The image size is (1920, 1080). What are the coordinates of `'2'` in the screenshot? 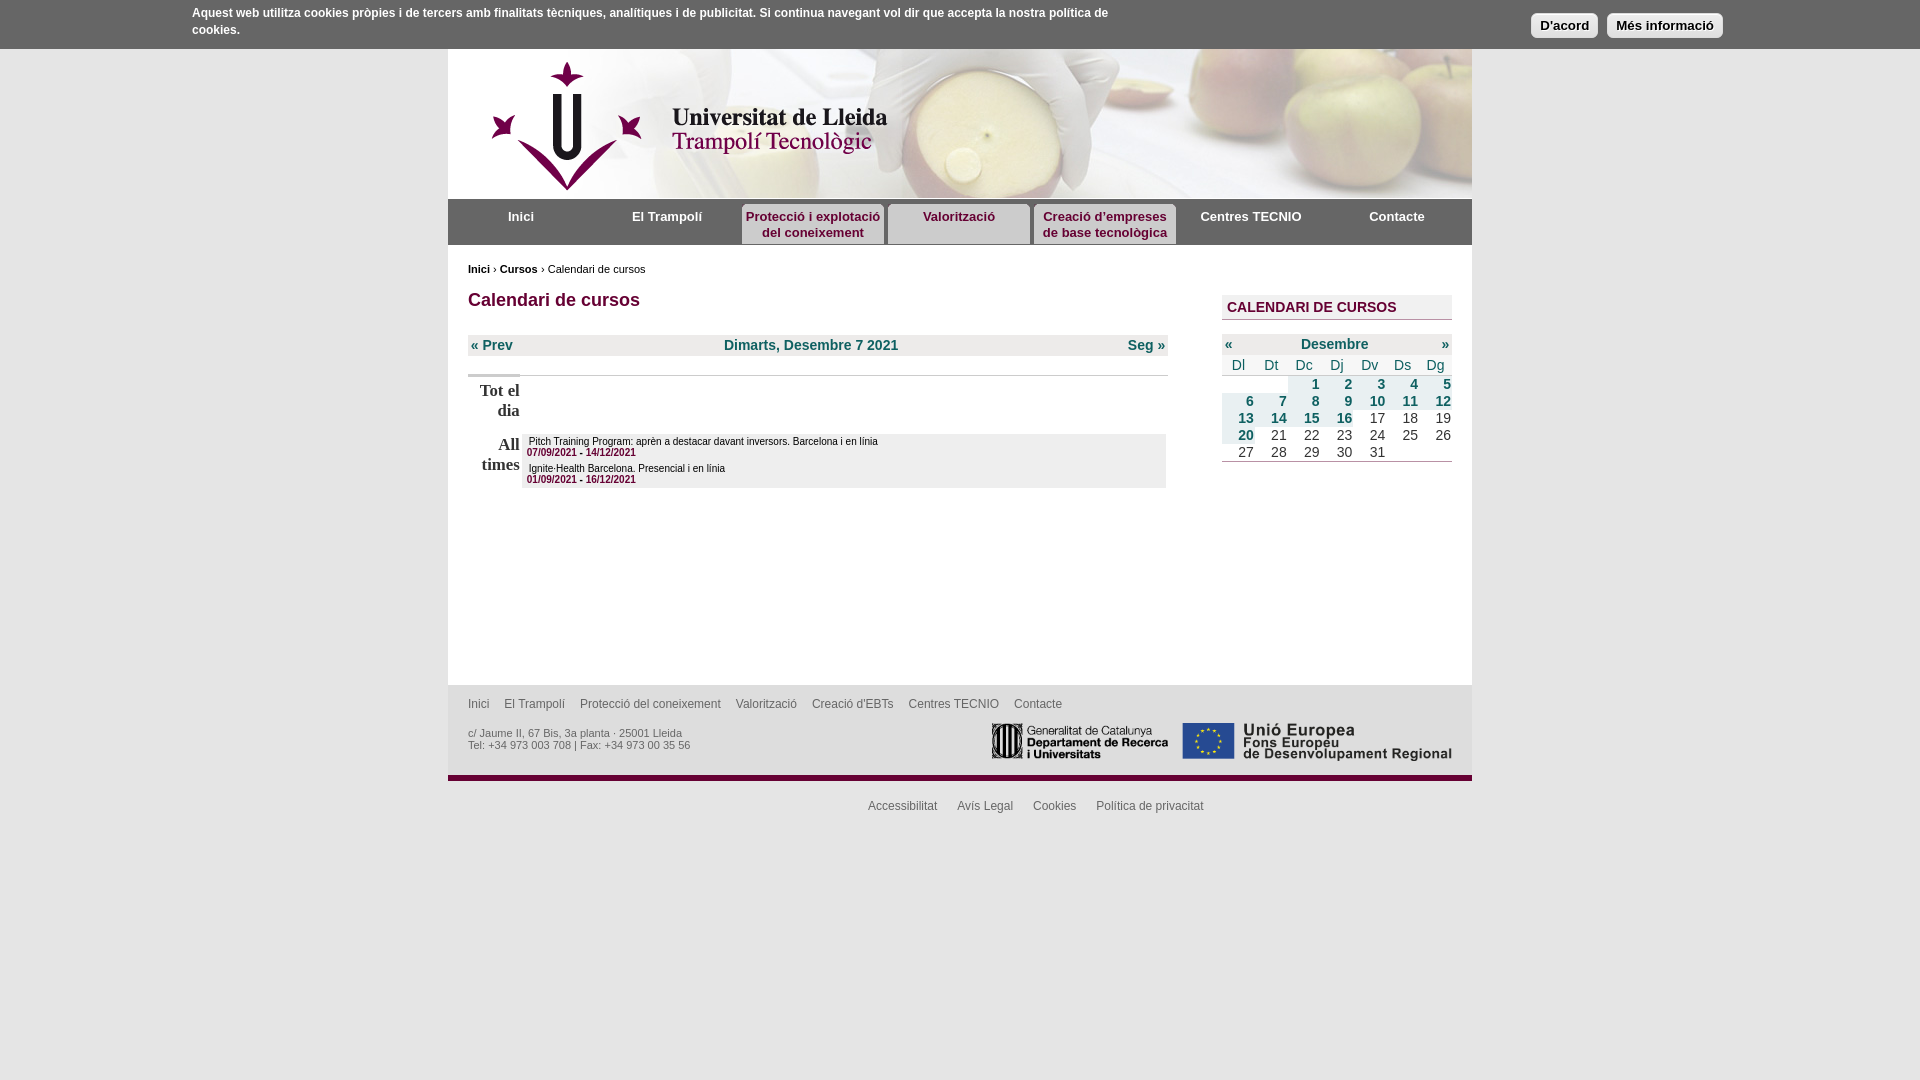 It's located at (1348, 384).